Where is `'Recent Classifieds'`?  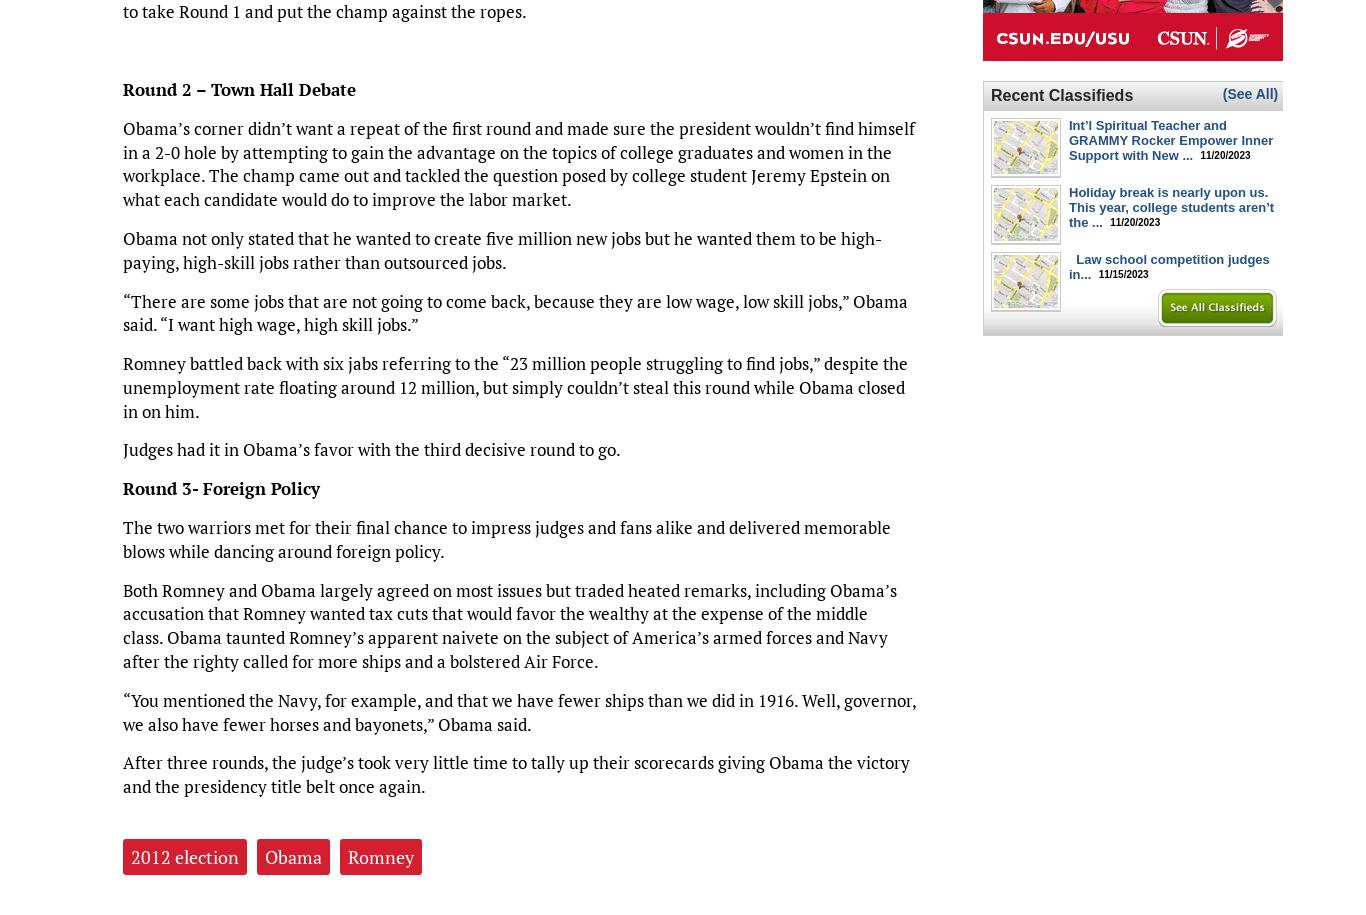 'Recent Classifieds' is located at coordinates (1062, 93).